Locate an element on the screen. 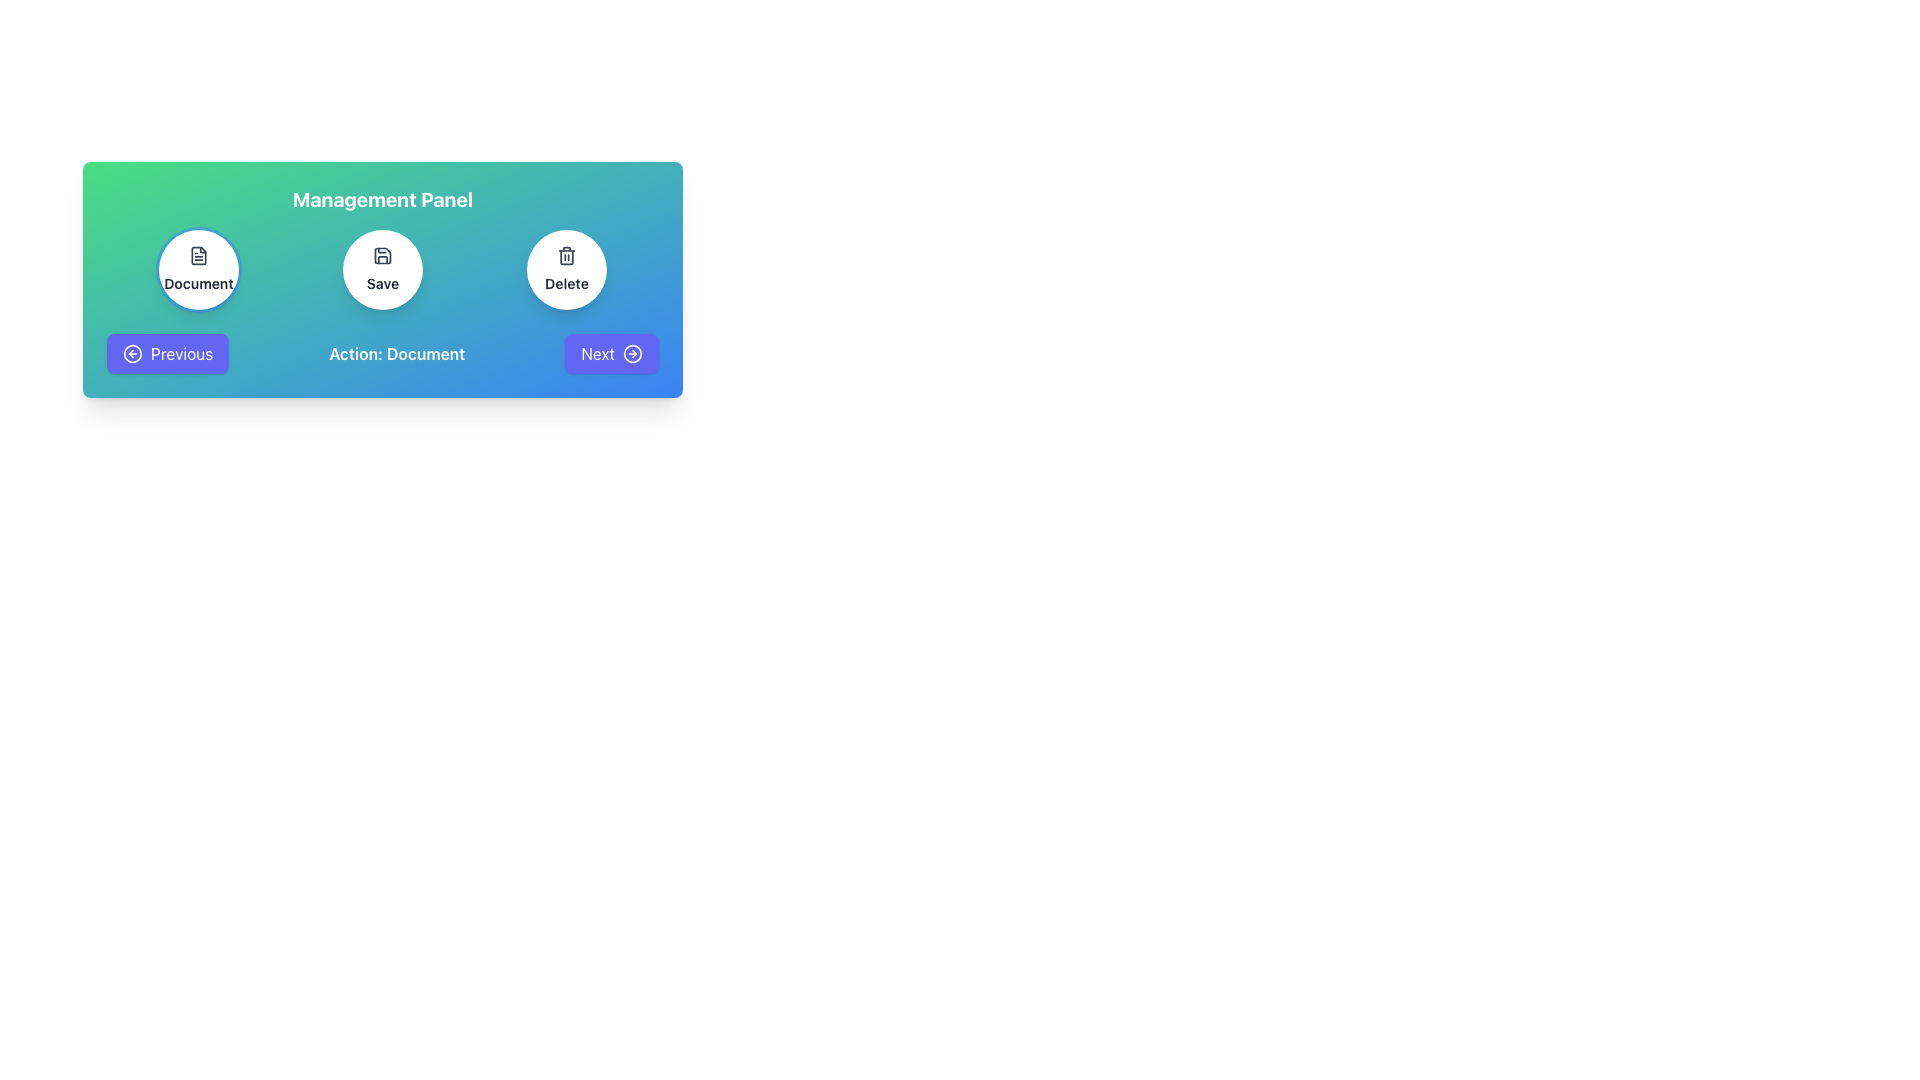 The width and height of the screenshot is (1920, 1080). the 'Save' button located in the Management Panel, which is the second button in a horizontal group of three buttons is located at coordinates (383, 270).